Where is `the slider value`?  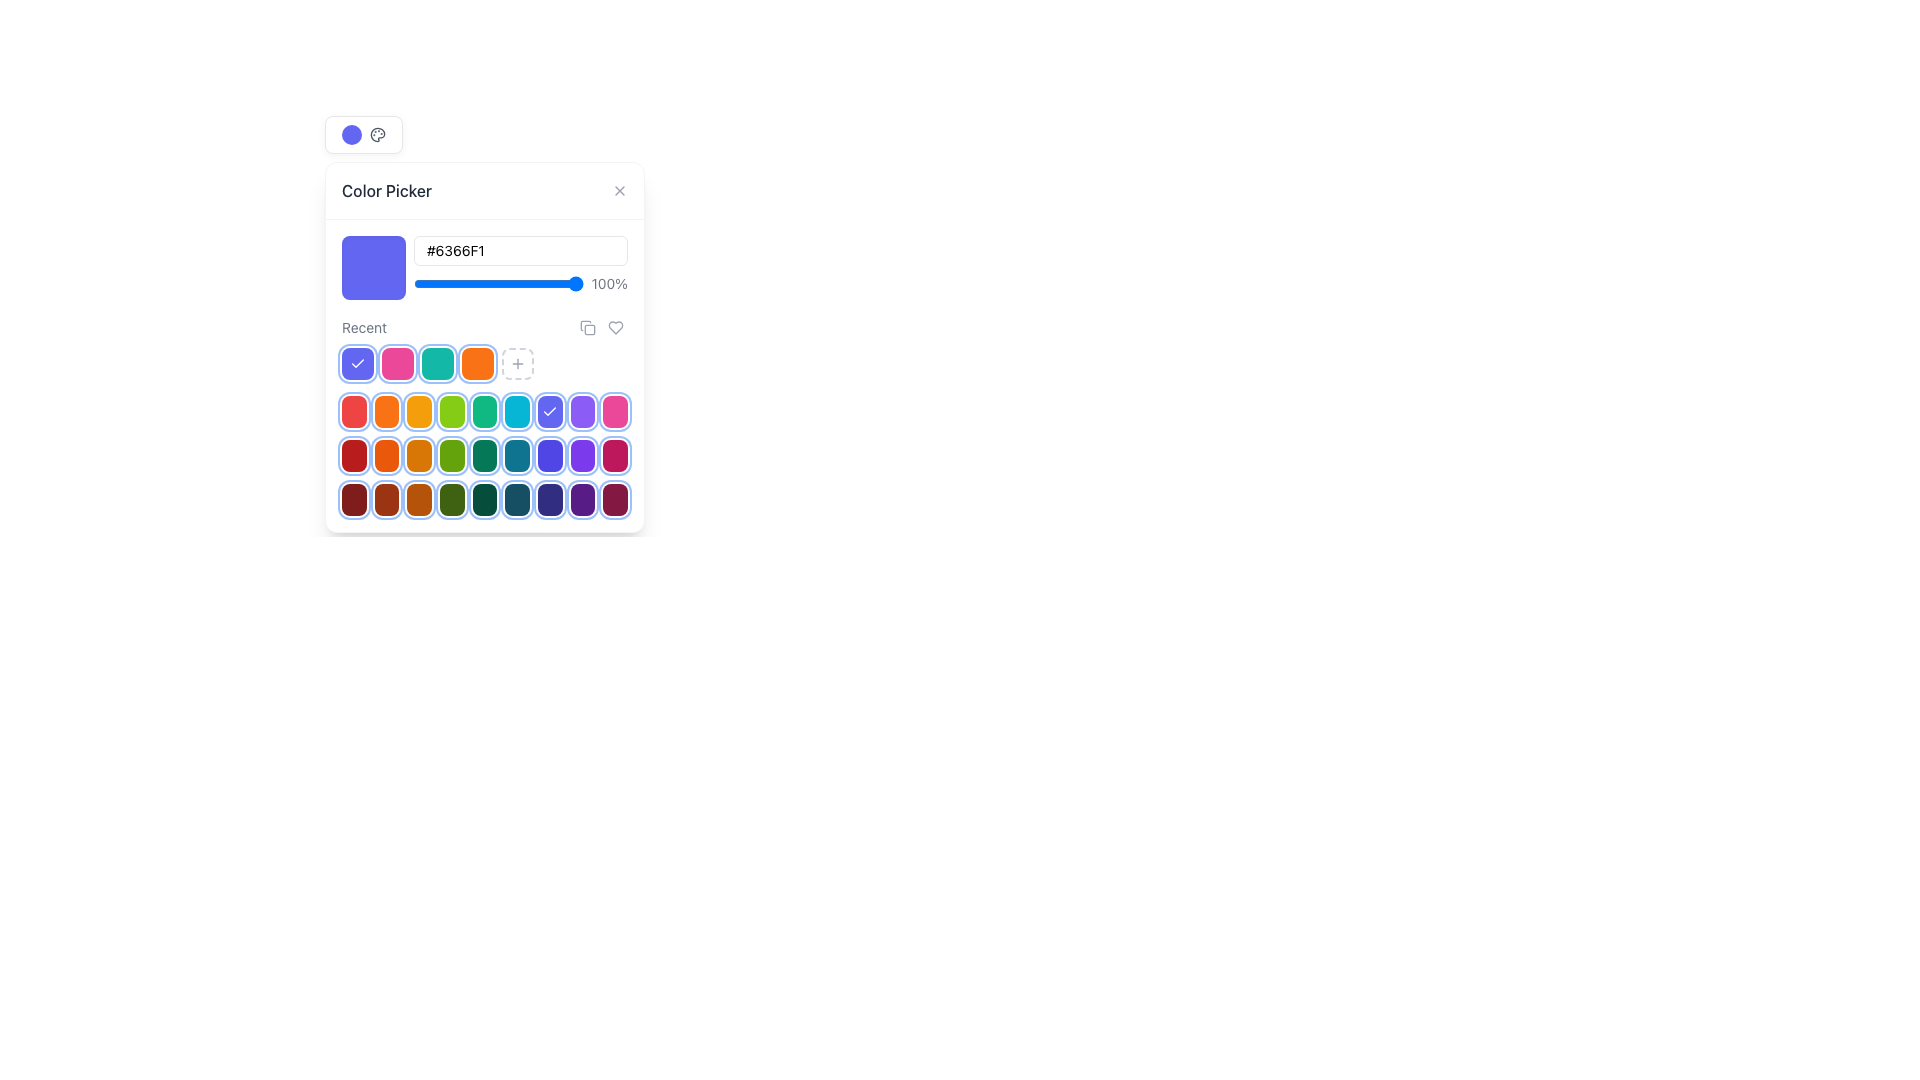
the slider value is located at coordinates (508, 284).